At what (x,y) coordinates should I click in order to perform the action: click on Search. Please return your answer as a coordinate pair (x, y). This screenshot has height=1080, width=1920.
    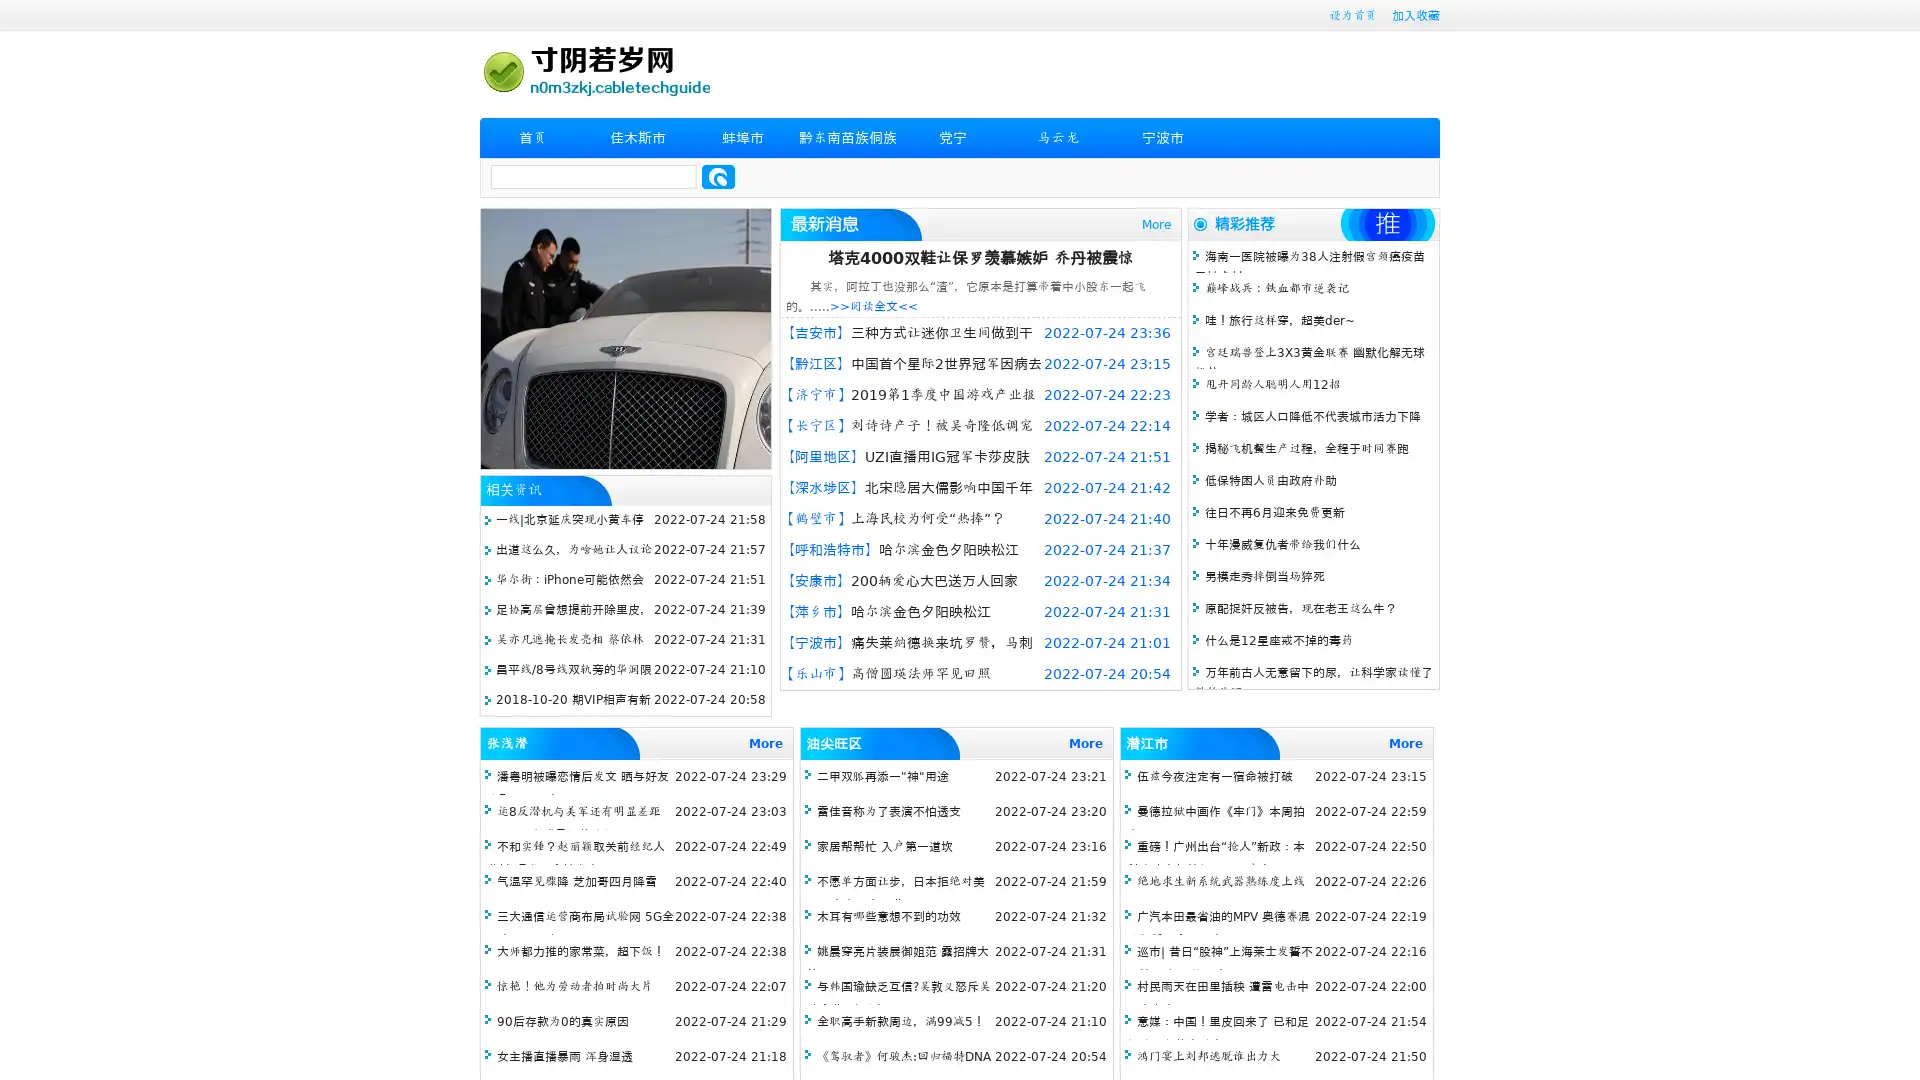
    Looking at the image, I should click on (718, 176).